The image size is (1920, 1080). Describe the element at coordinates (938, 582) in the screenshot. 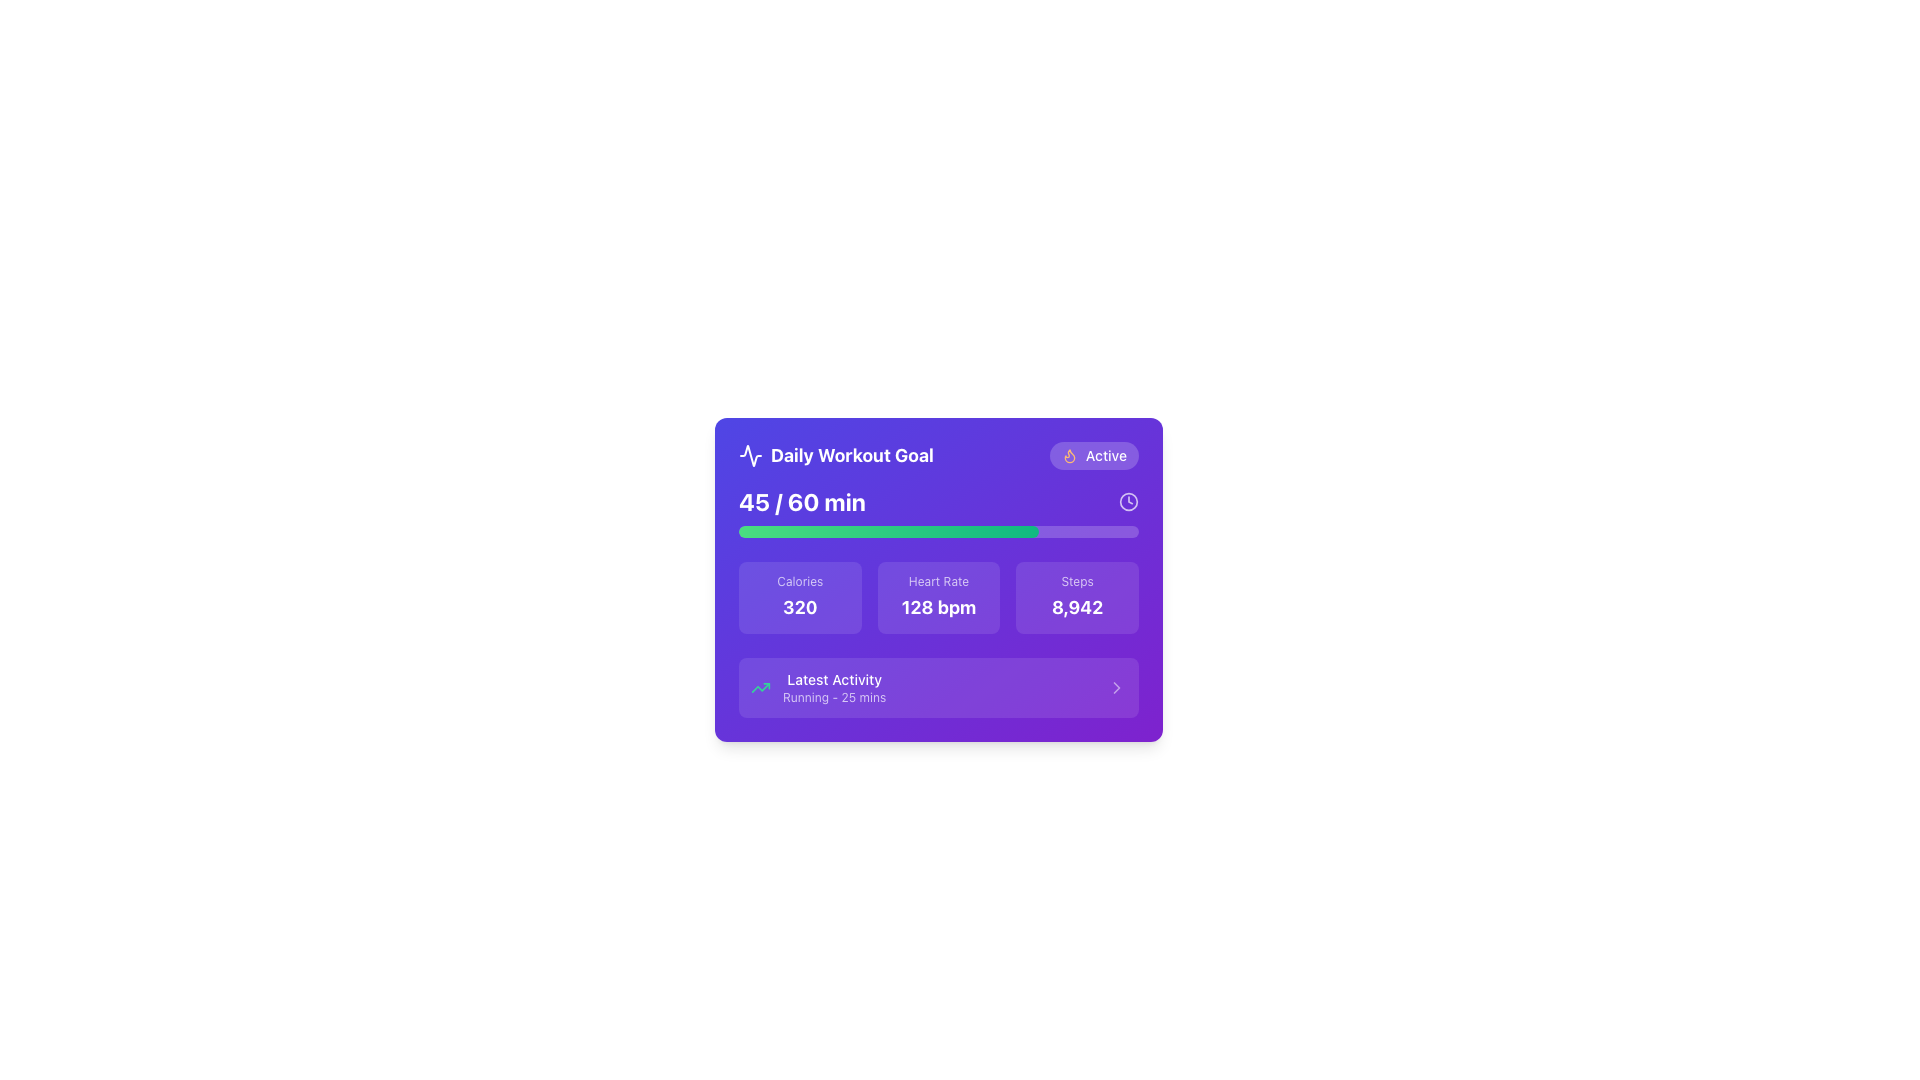

I see `'Heart Rate' text label, which is styled in a small white font with slight opacity on a purple background, serving as the label for heart rate data` at that location.